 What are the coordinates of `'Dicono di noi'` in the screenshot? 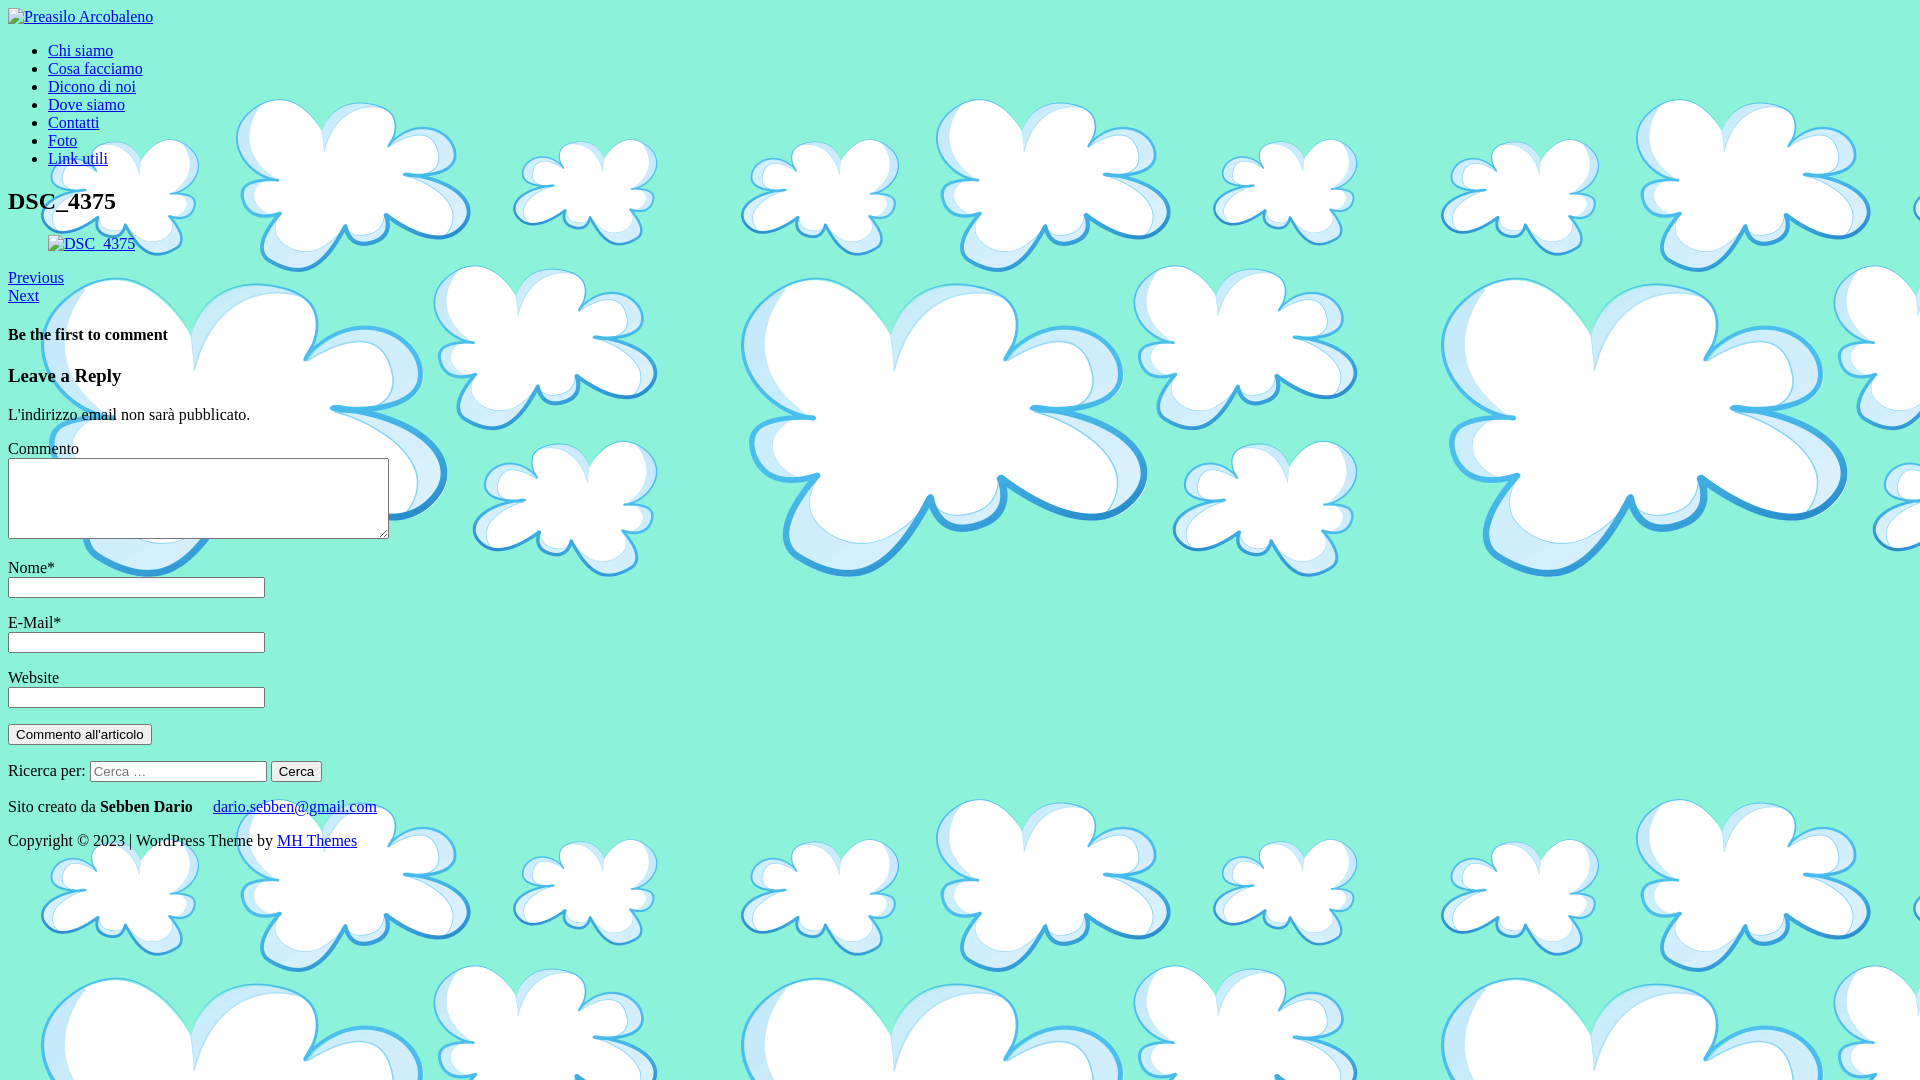 It's located at (90, 85).